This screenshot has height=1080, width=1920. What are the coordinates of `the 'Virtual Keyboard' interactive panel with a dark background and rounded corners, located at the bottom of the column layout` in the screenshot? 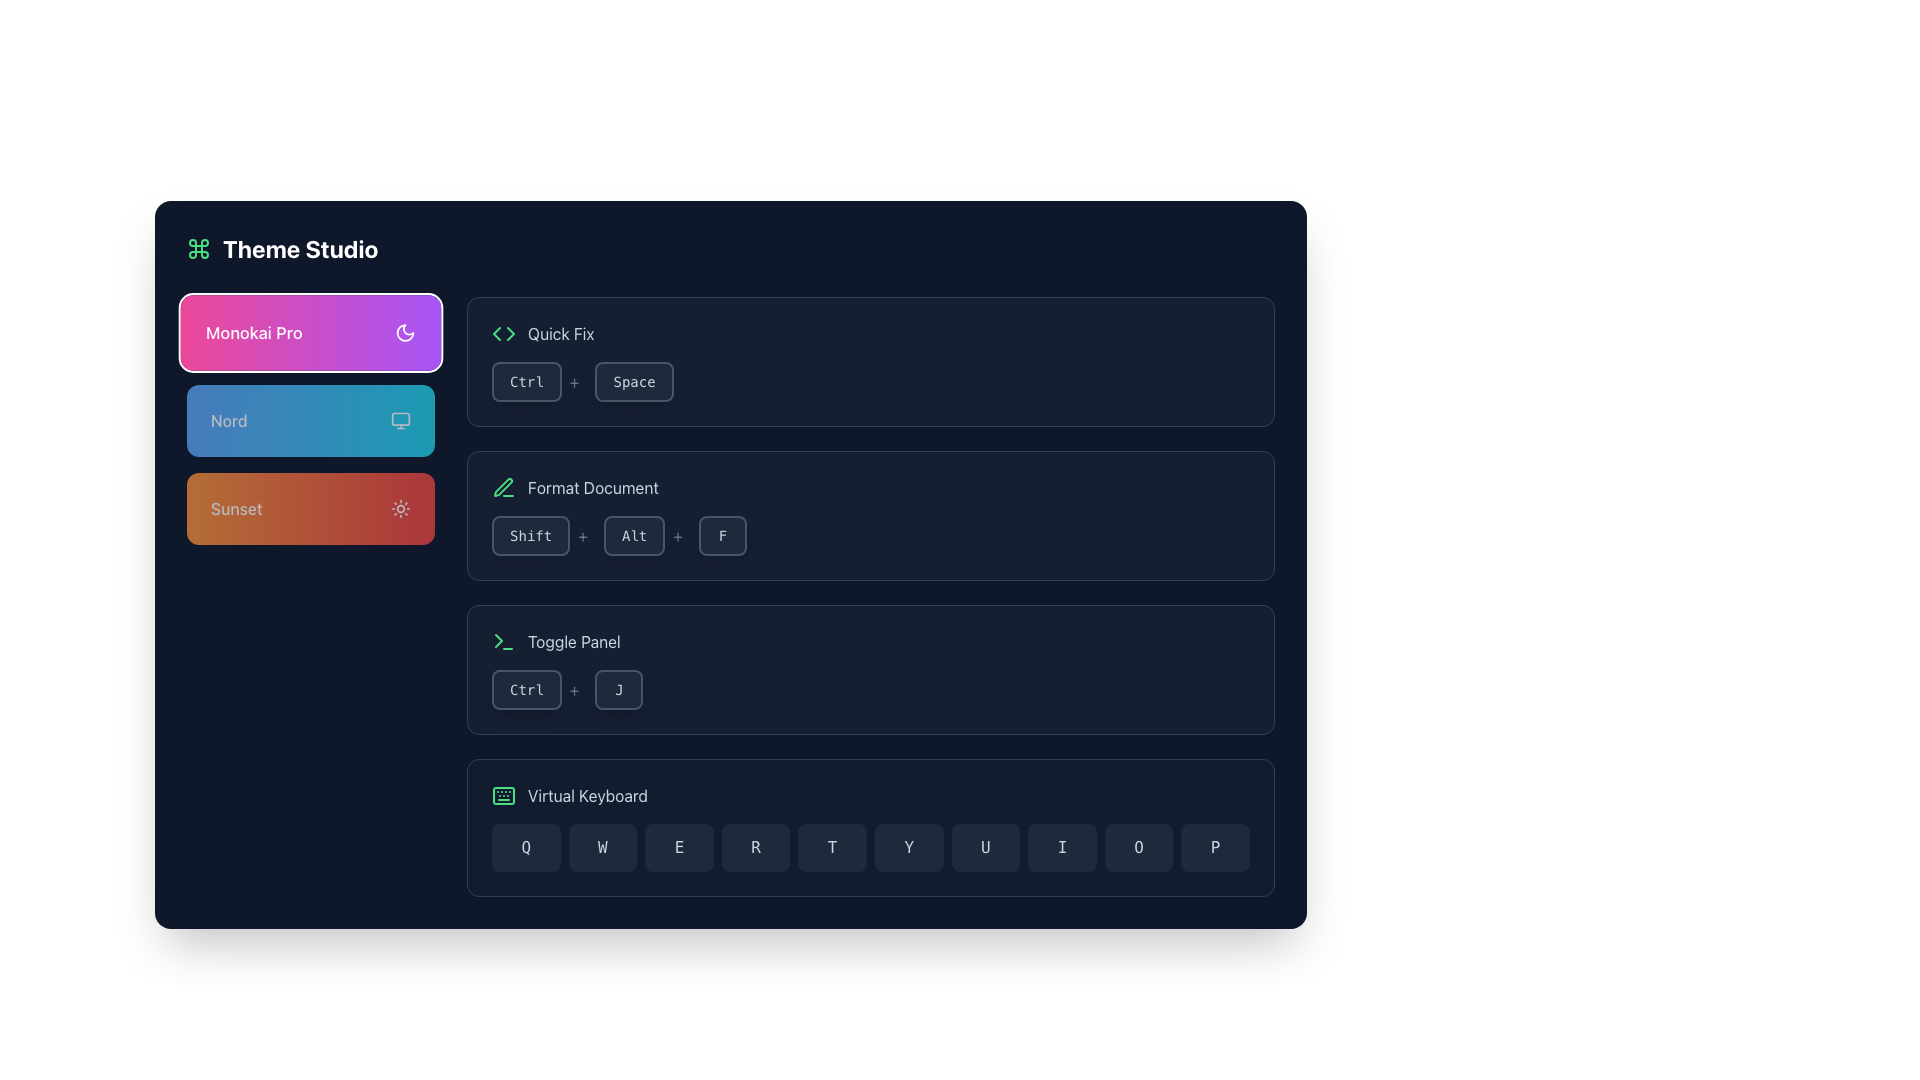 It's located at (870, 828).